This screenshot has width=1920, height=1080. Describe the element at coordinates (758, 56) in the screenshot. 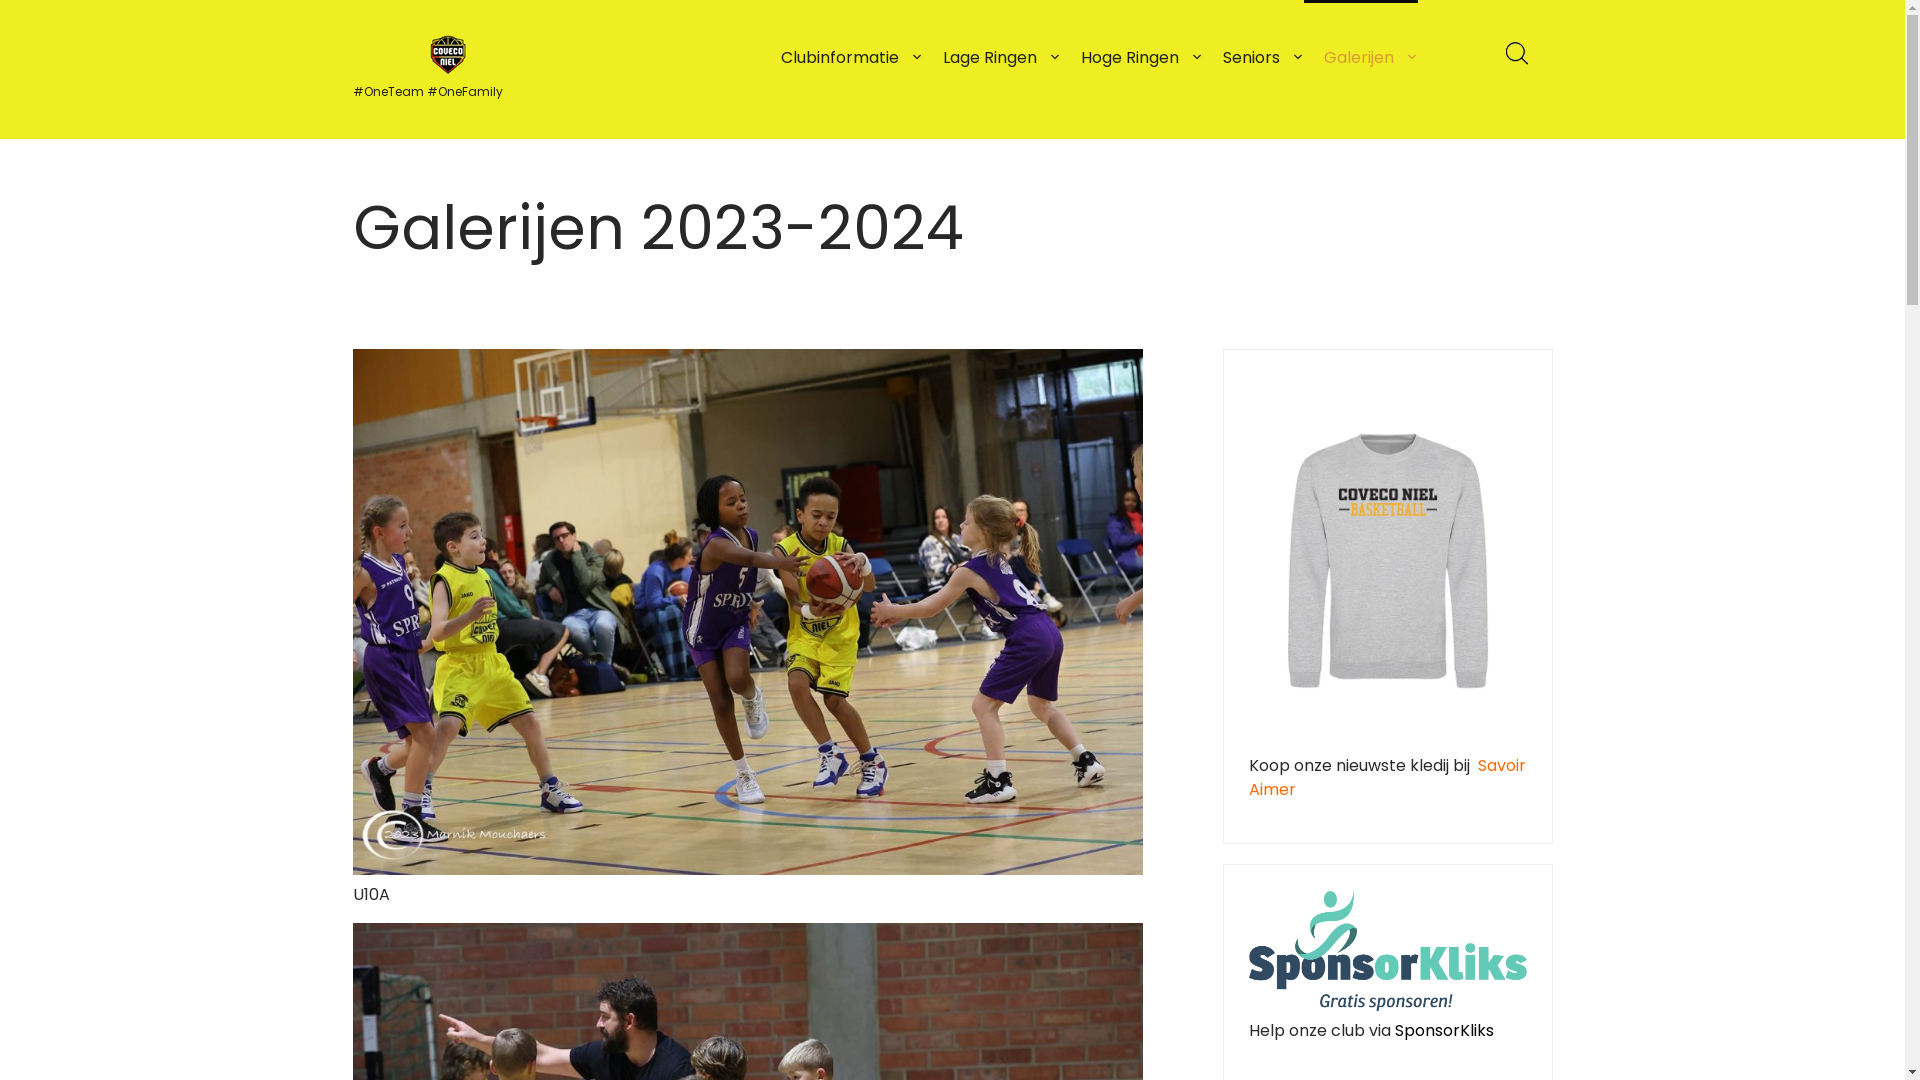

I see `'Clubinformatie'` at that location.